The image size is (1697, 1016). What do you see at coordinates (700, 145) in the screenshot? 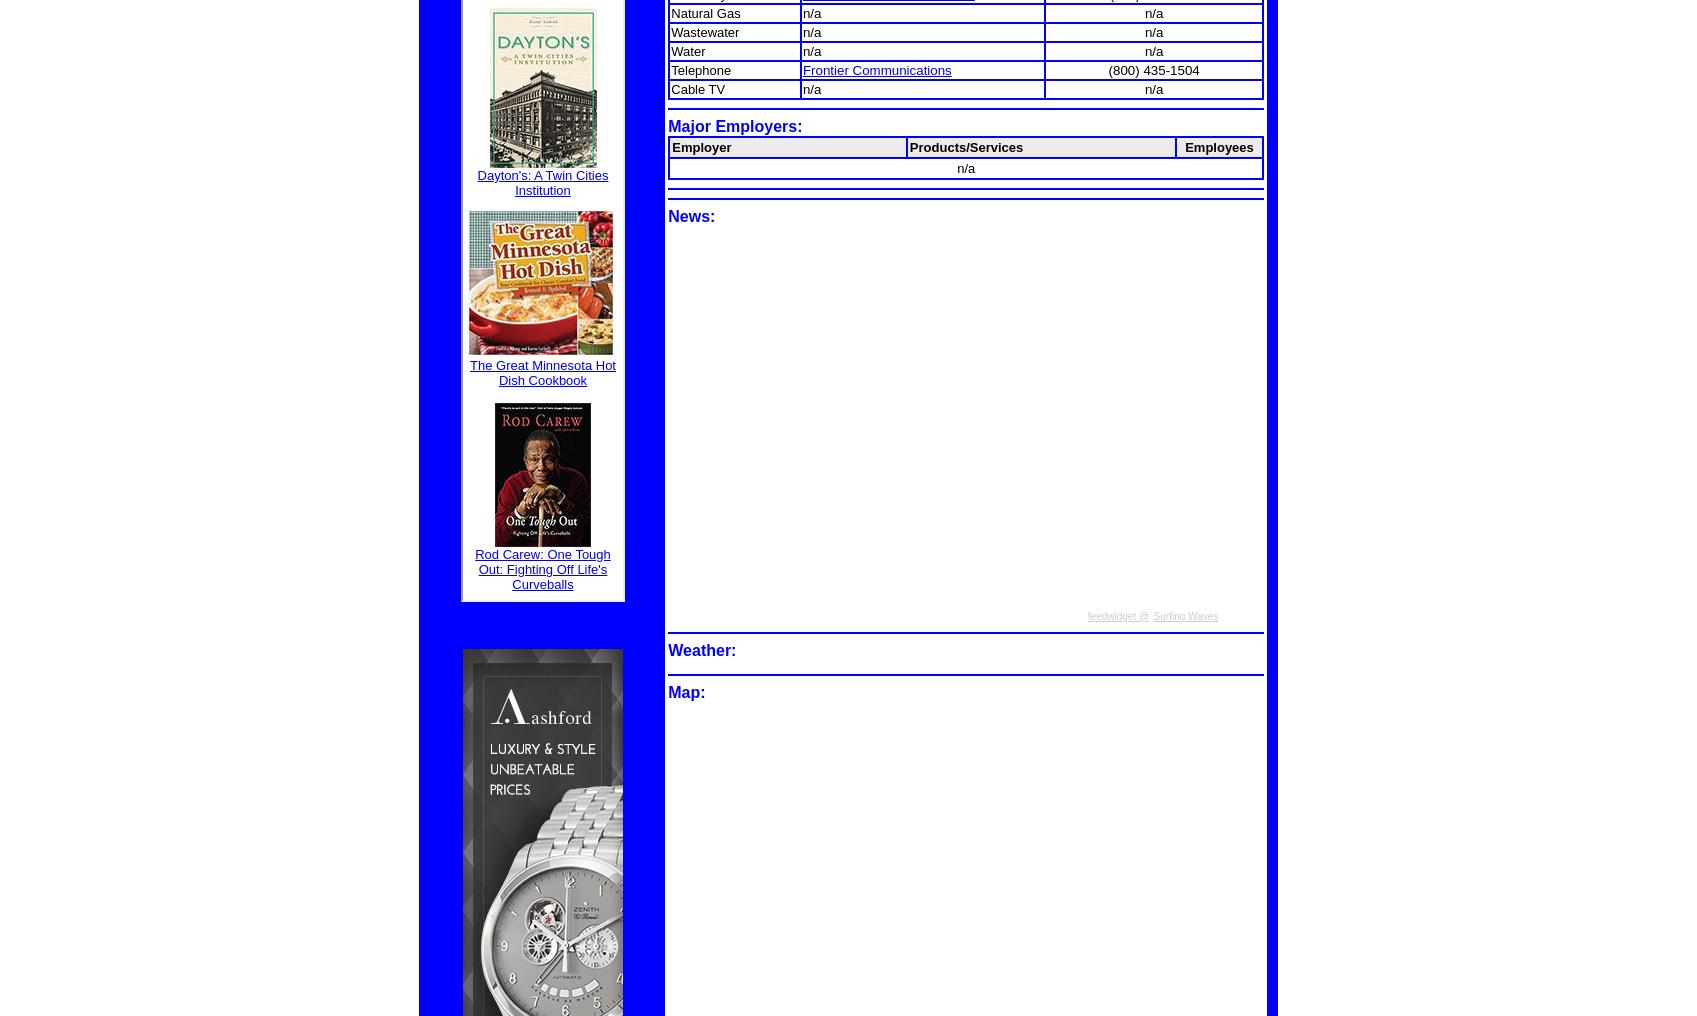
I see `'Employer'` at bounding box center [700, 145].